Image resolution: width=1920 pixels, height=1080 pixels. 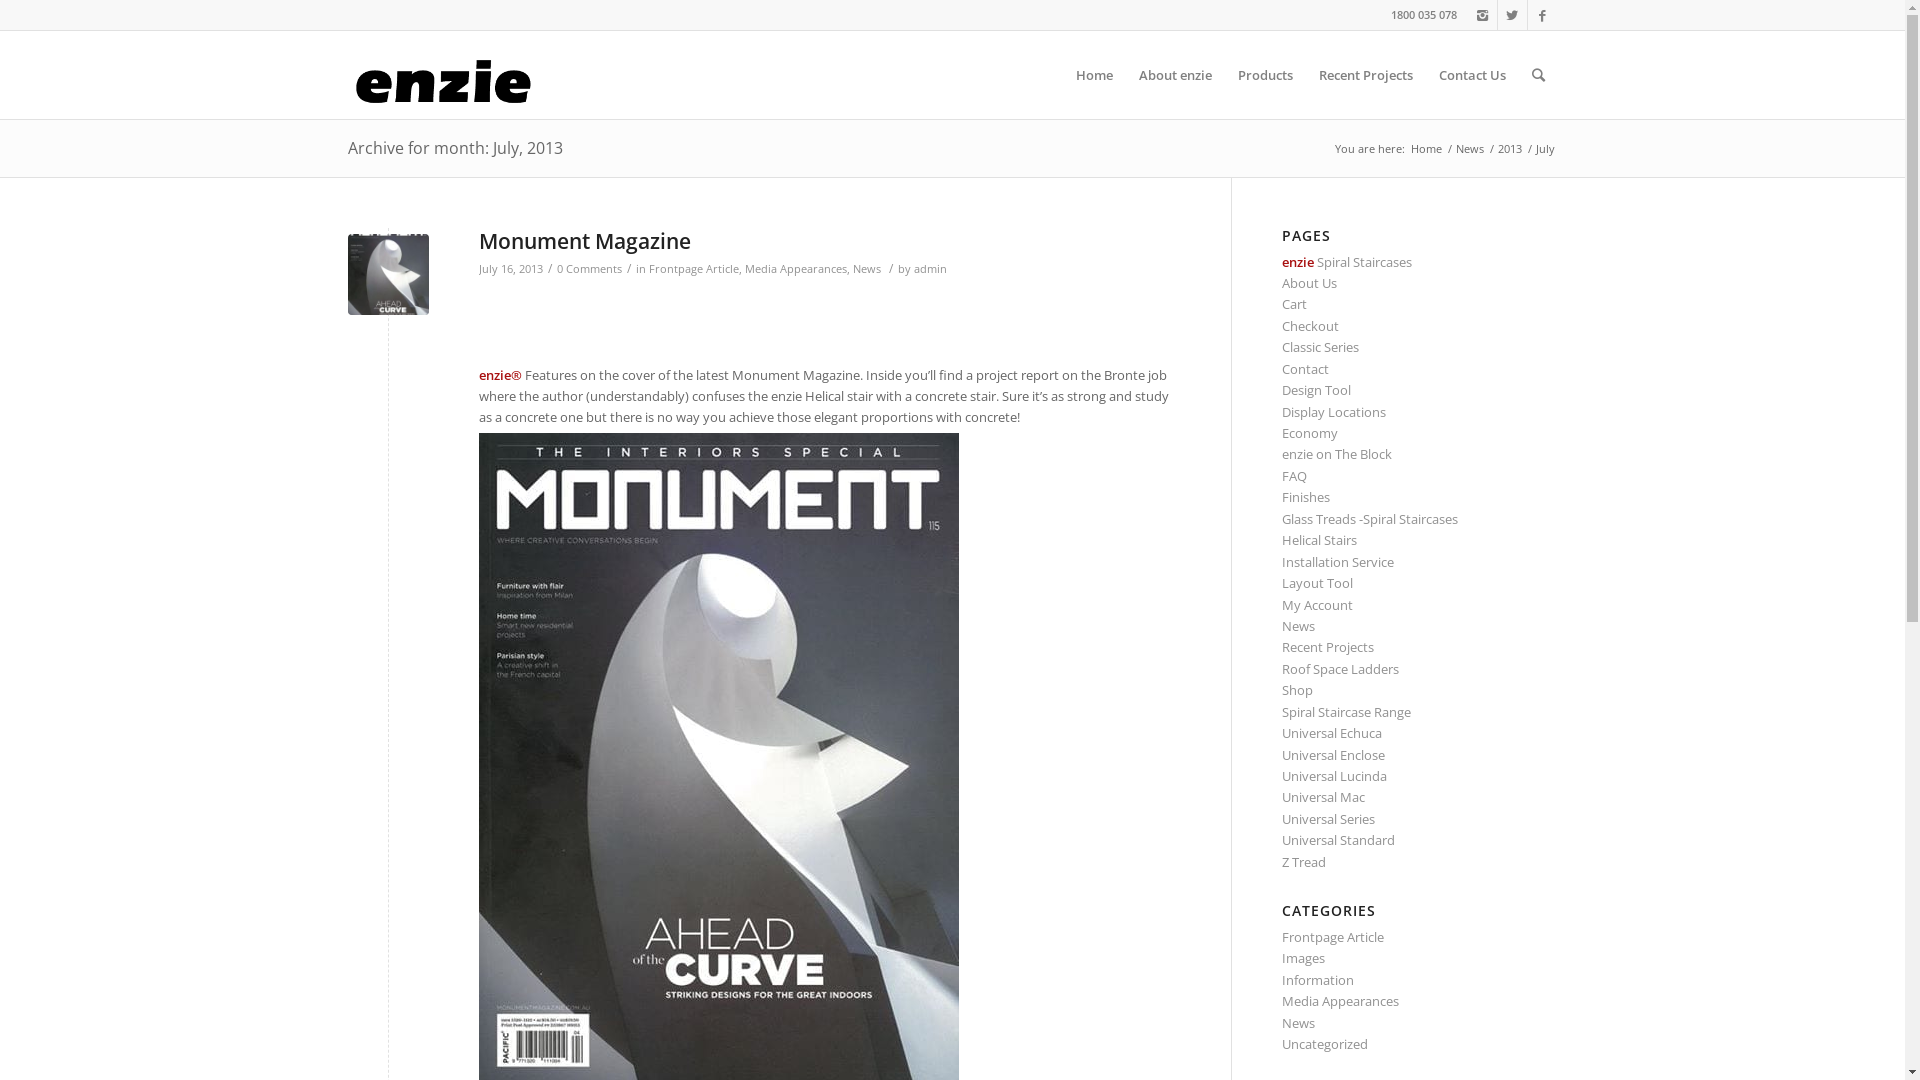 I want to click on 'Roof Space Ladders', so click(x=1340, y=668).